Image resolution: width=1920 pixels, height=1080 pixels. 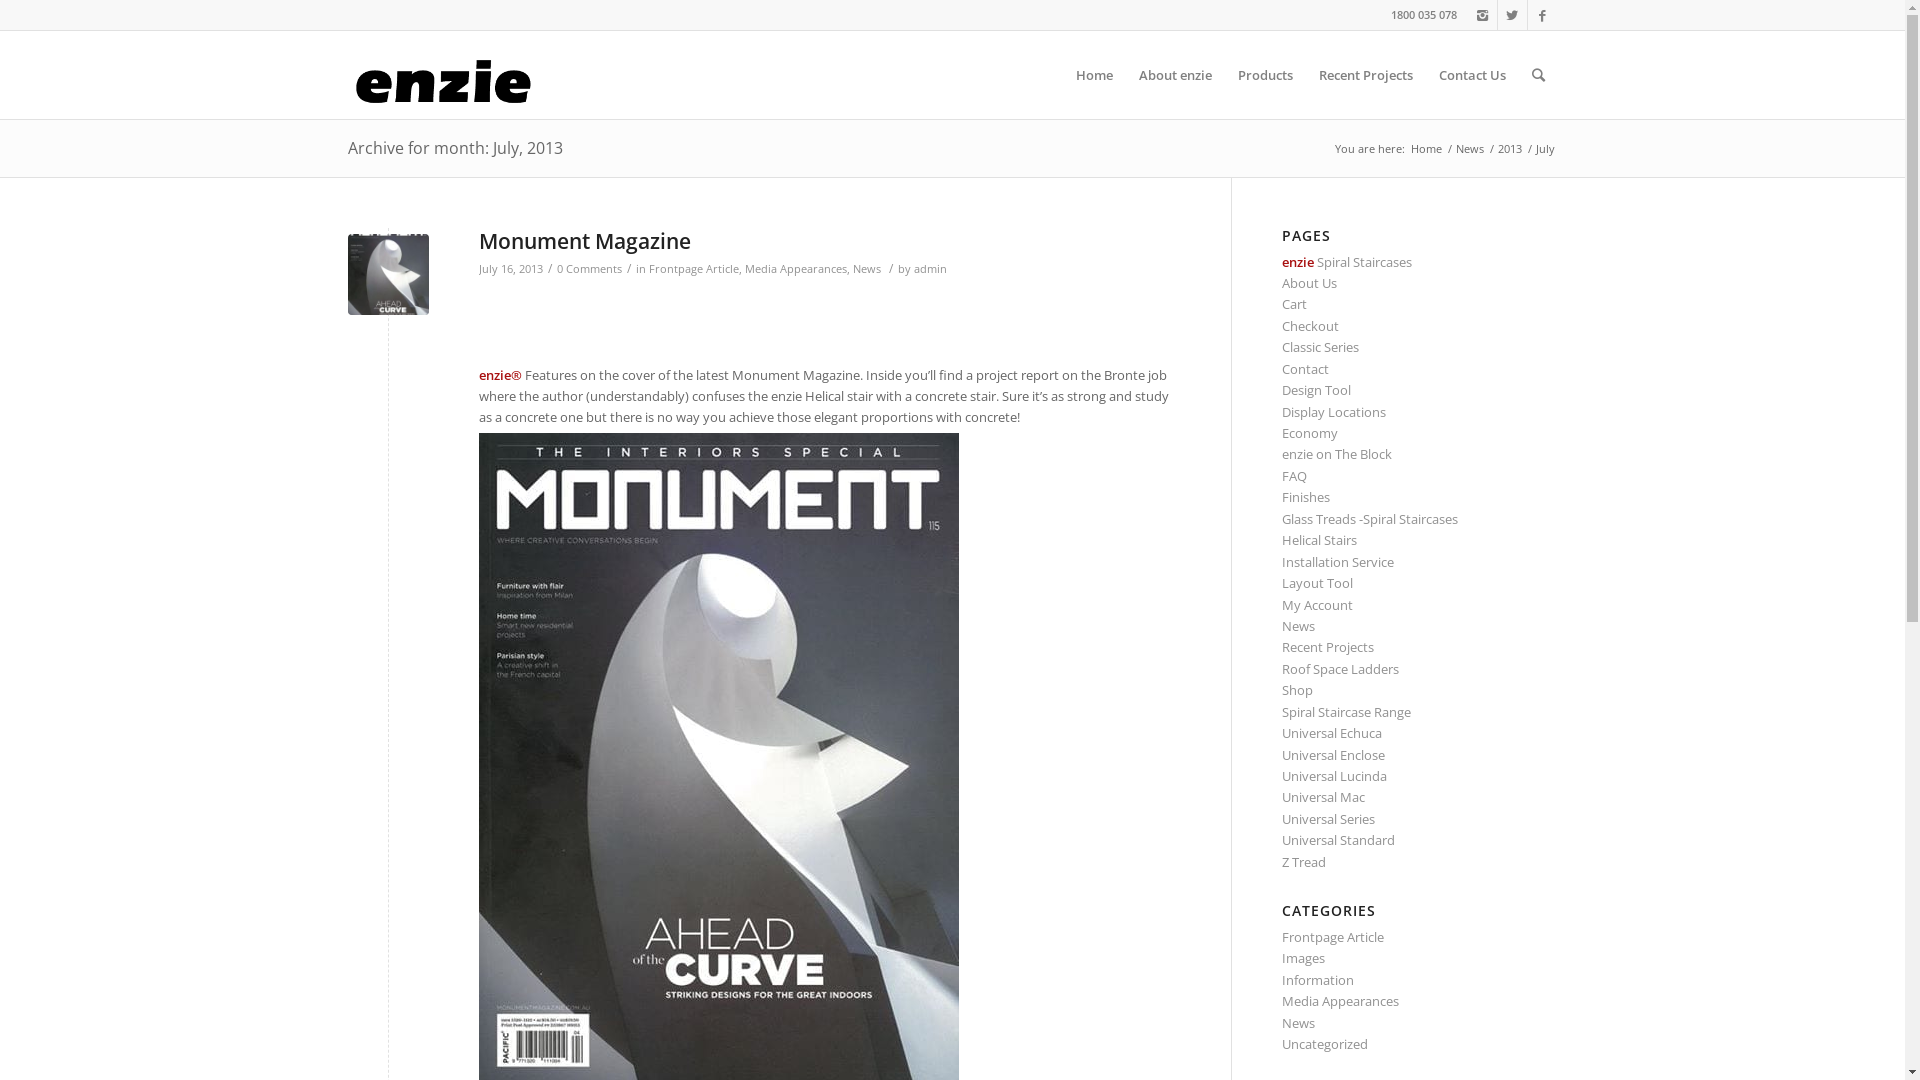 I want to click on 'Roof Space Ladders', so click(x=1340, y=668).